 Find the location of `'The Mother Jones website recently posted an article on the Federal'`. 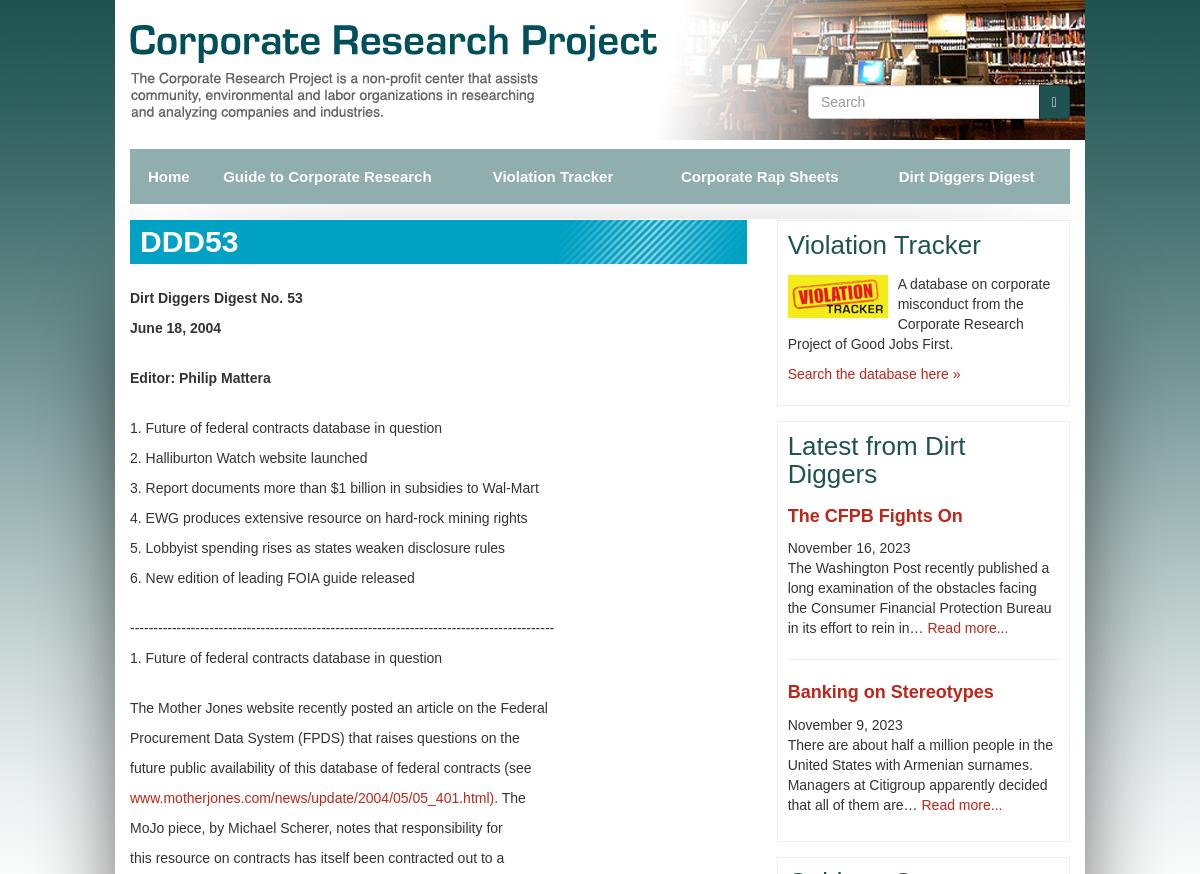

'The Mother Jones website recently posted an article on the Federal' is located at coordinates (129, 706).